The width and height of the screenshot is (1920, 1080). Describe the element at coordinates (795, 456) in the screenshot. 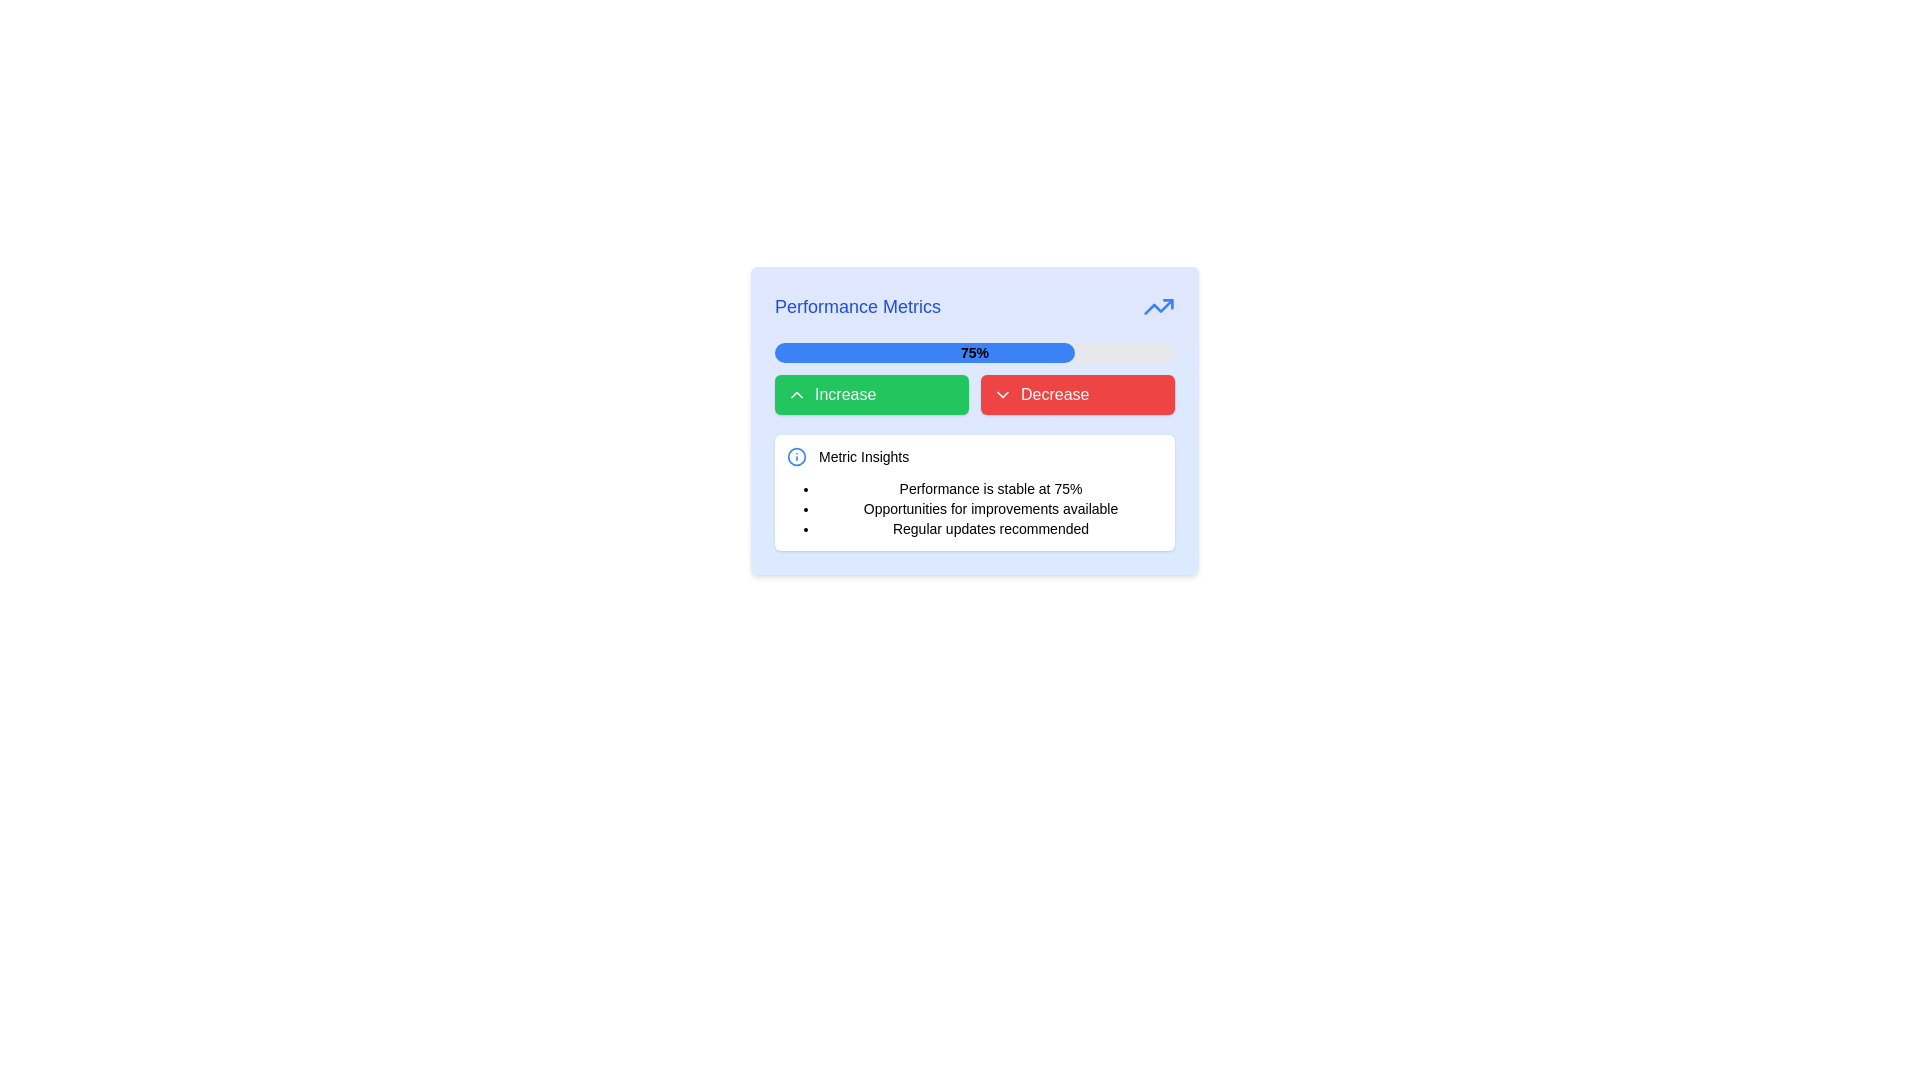

I see `the circular blue outlined icon with a white background and a bold blue 'I' in the center` at that location.